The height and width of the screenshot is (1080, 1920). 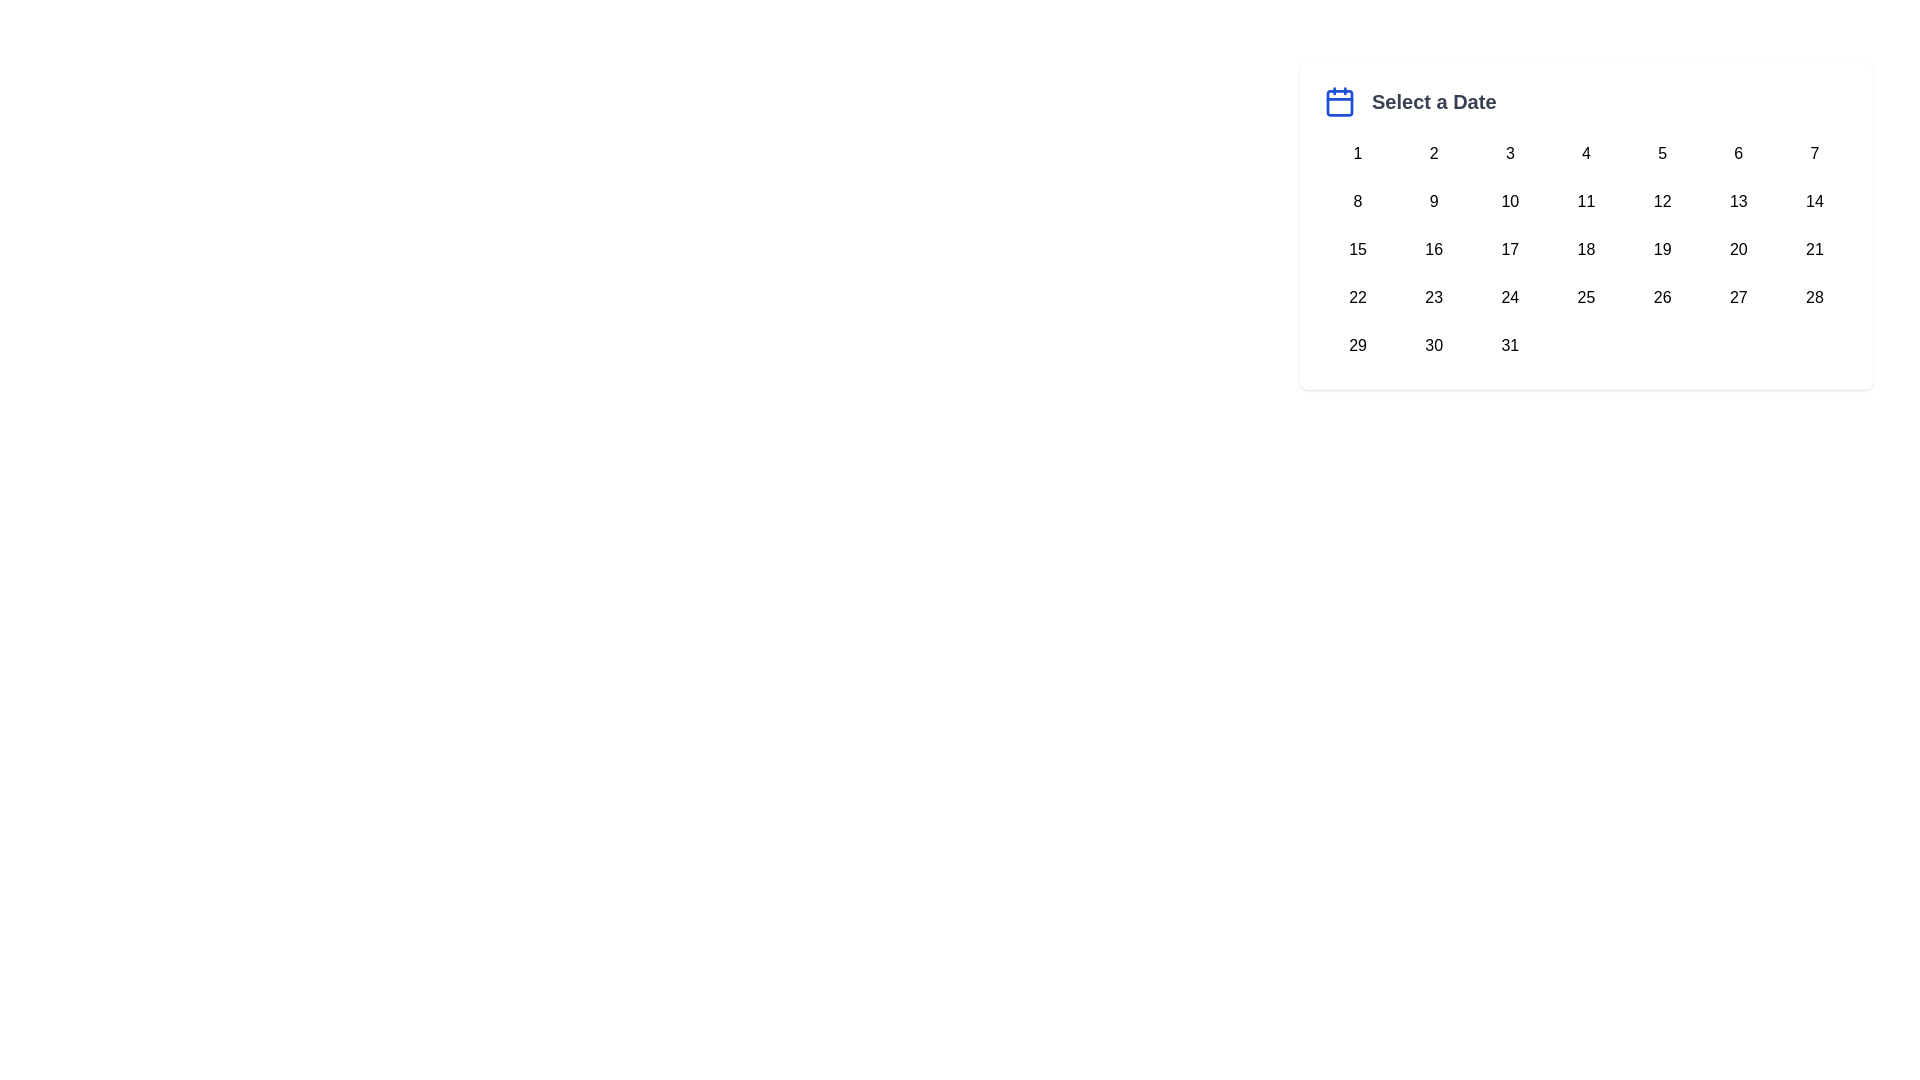 I want to click on the calendar button representing the date '15' to observe the hover effects, so click(x=1358, y=249).